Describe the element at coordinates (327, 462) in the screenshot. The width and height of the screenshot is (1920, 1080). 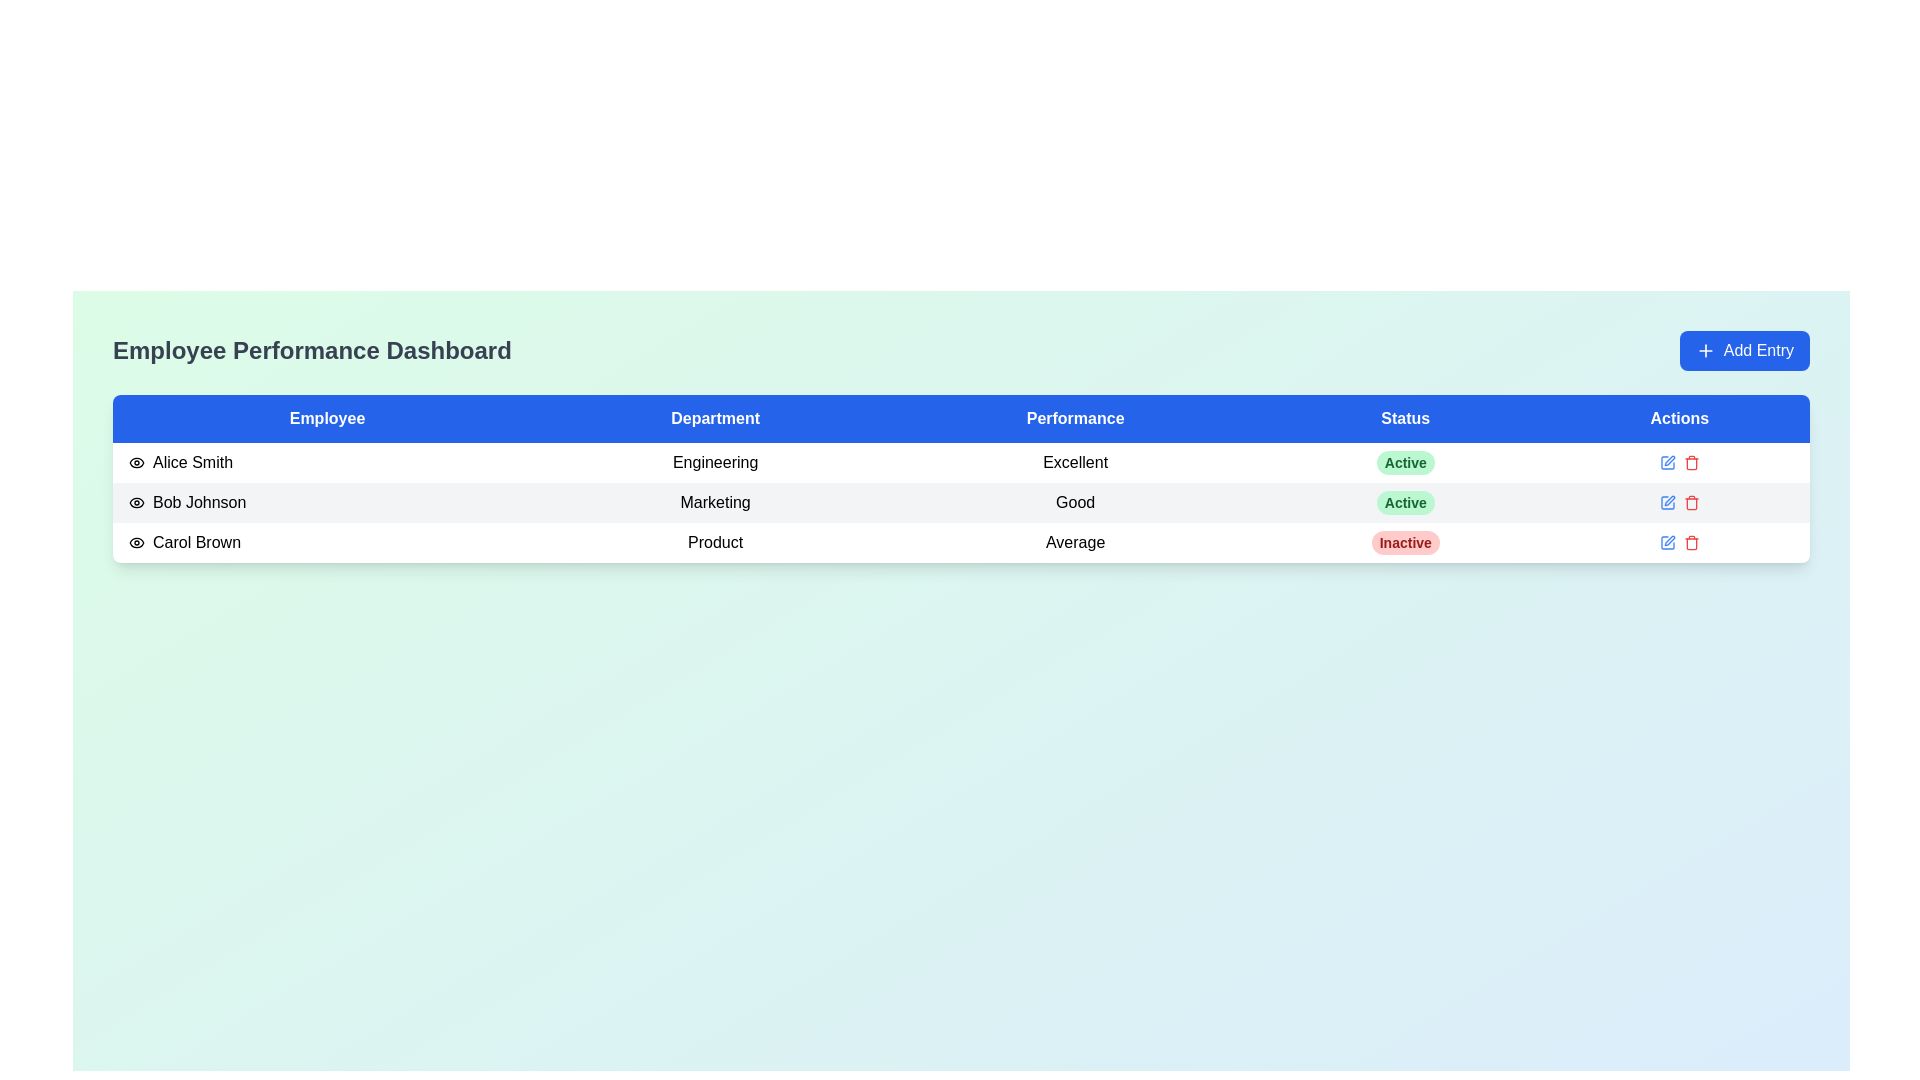
I see `the eye icon next to the text caption 'Alice Smith' in the first cell of the Employee column` at that location.